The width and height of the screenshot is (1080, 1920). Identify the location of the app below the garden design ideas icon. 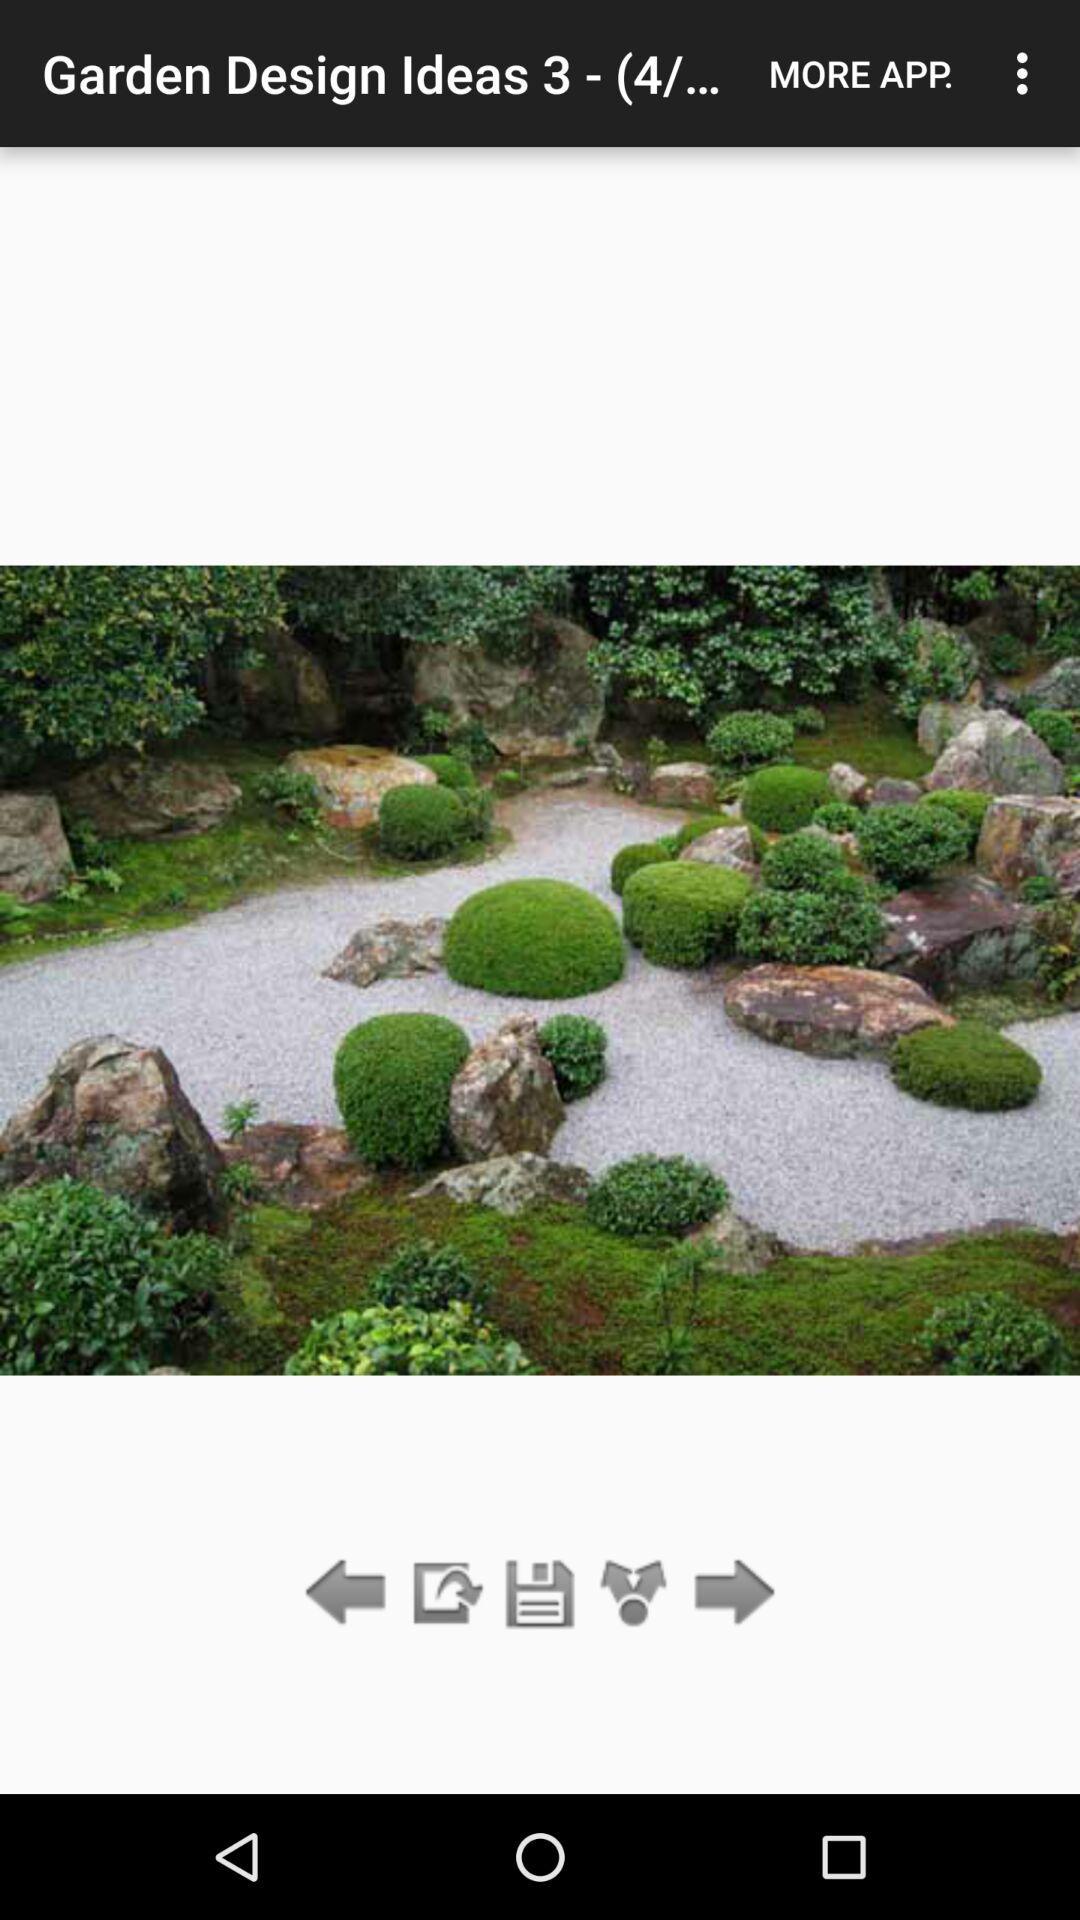
(444, 1593).